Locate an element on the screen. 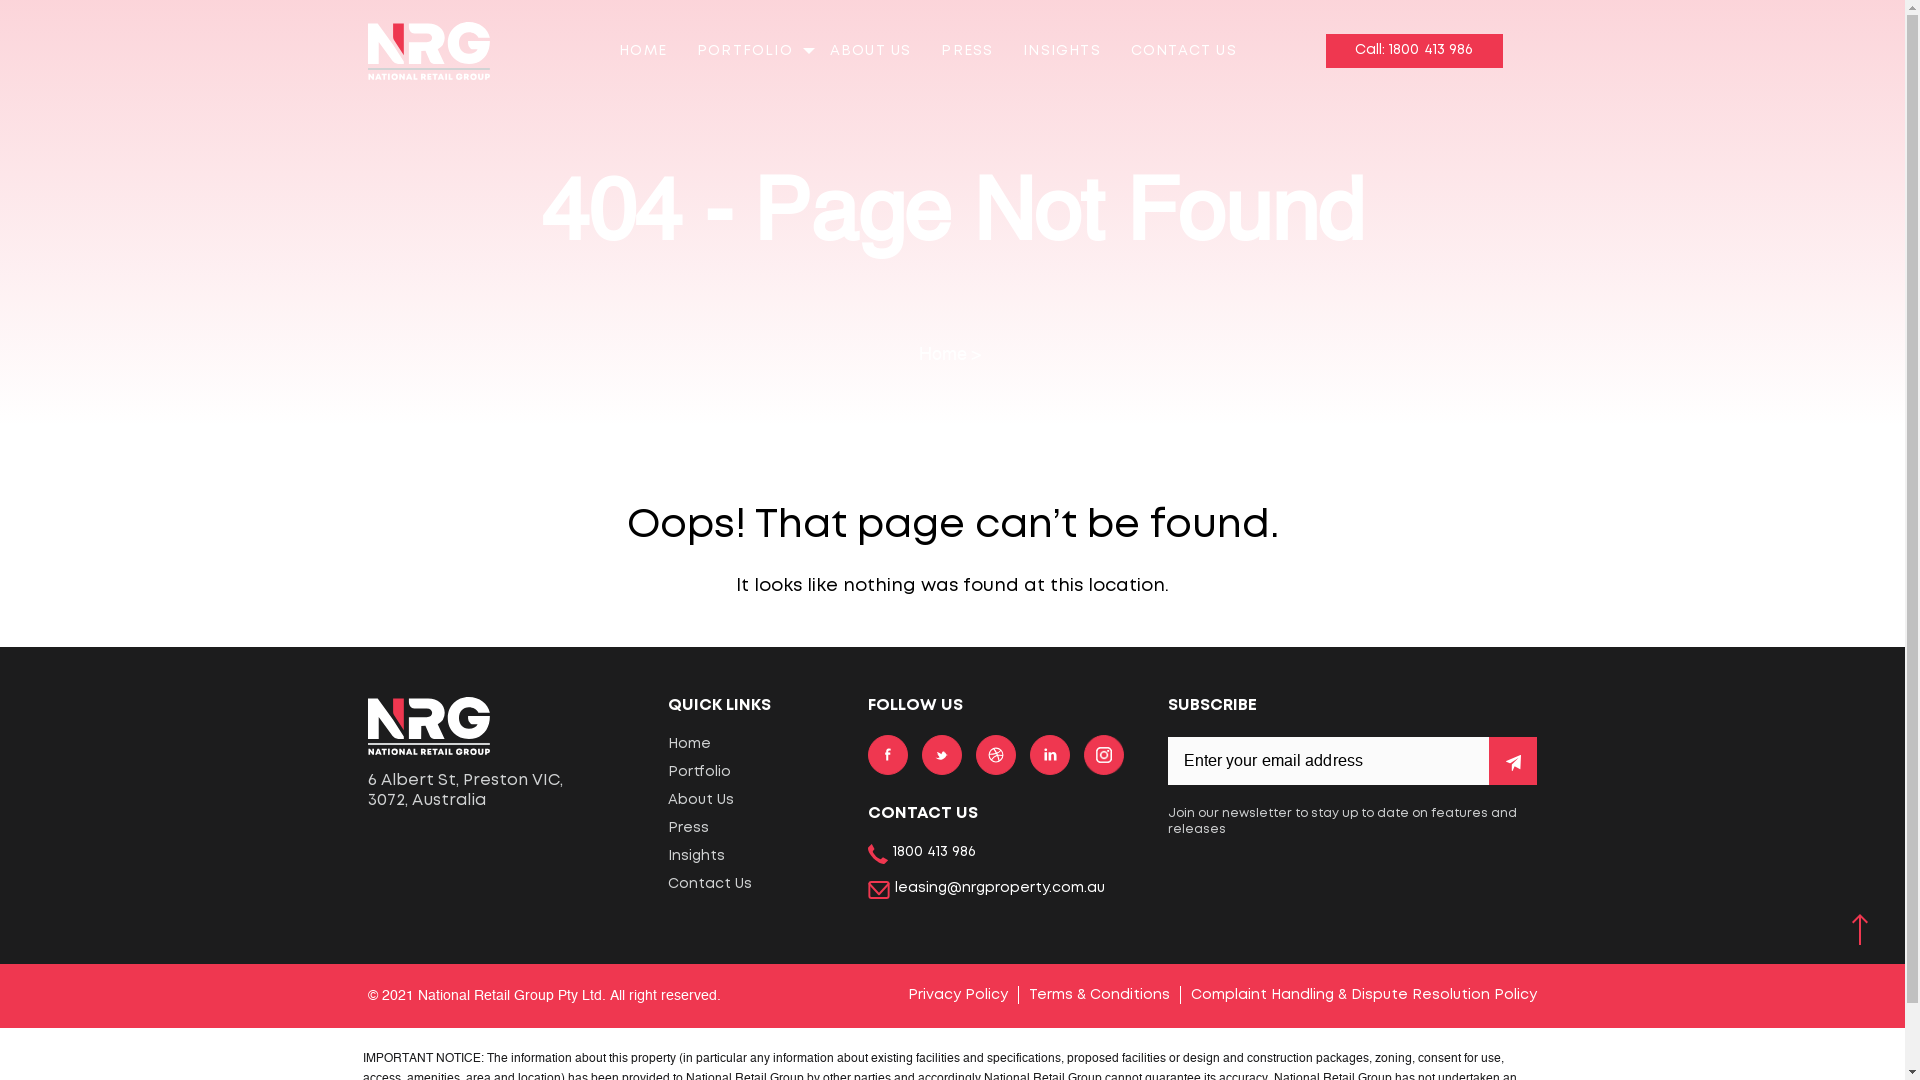 The image size is (1920, 1080). 'Instagram' is located at coordinates (1103, 752).